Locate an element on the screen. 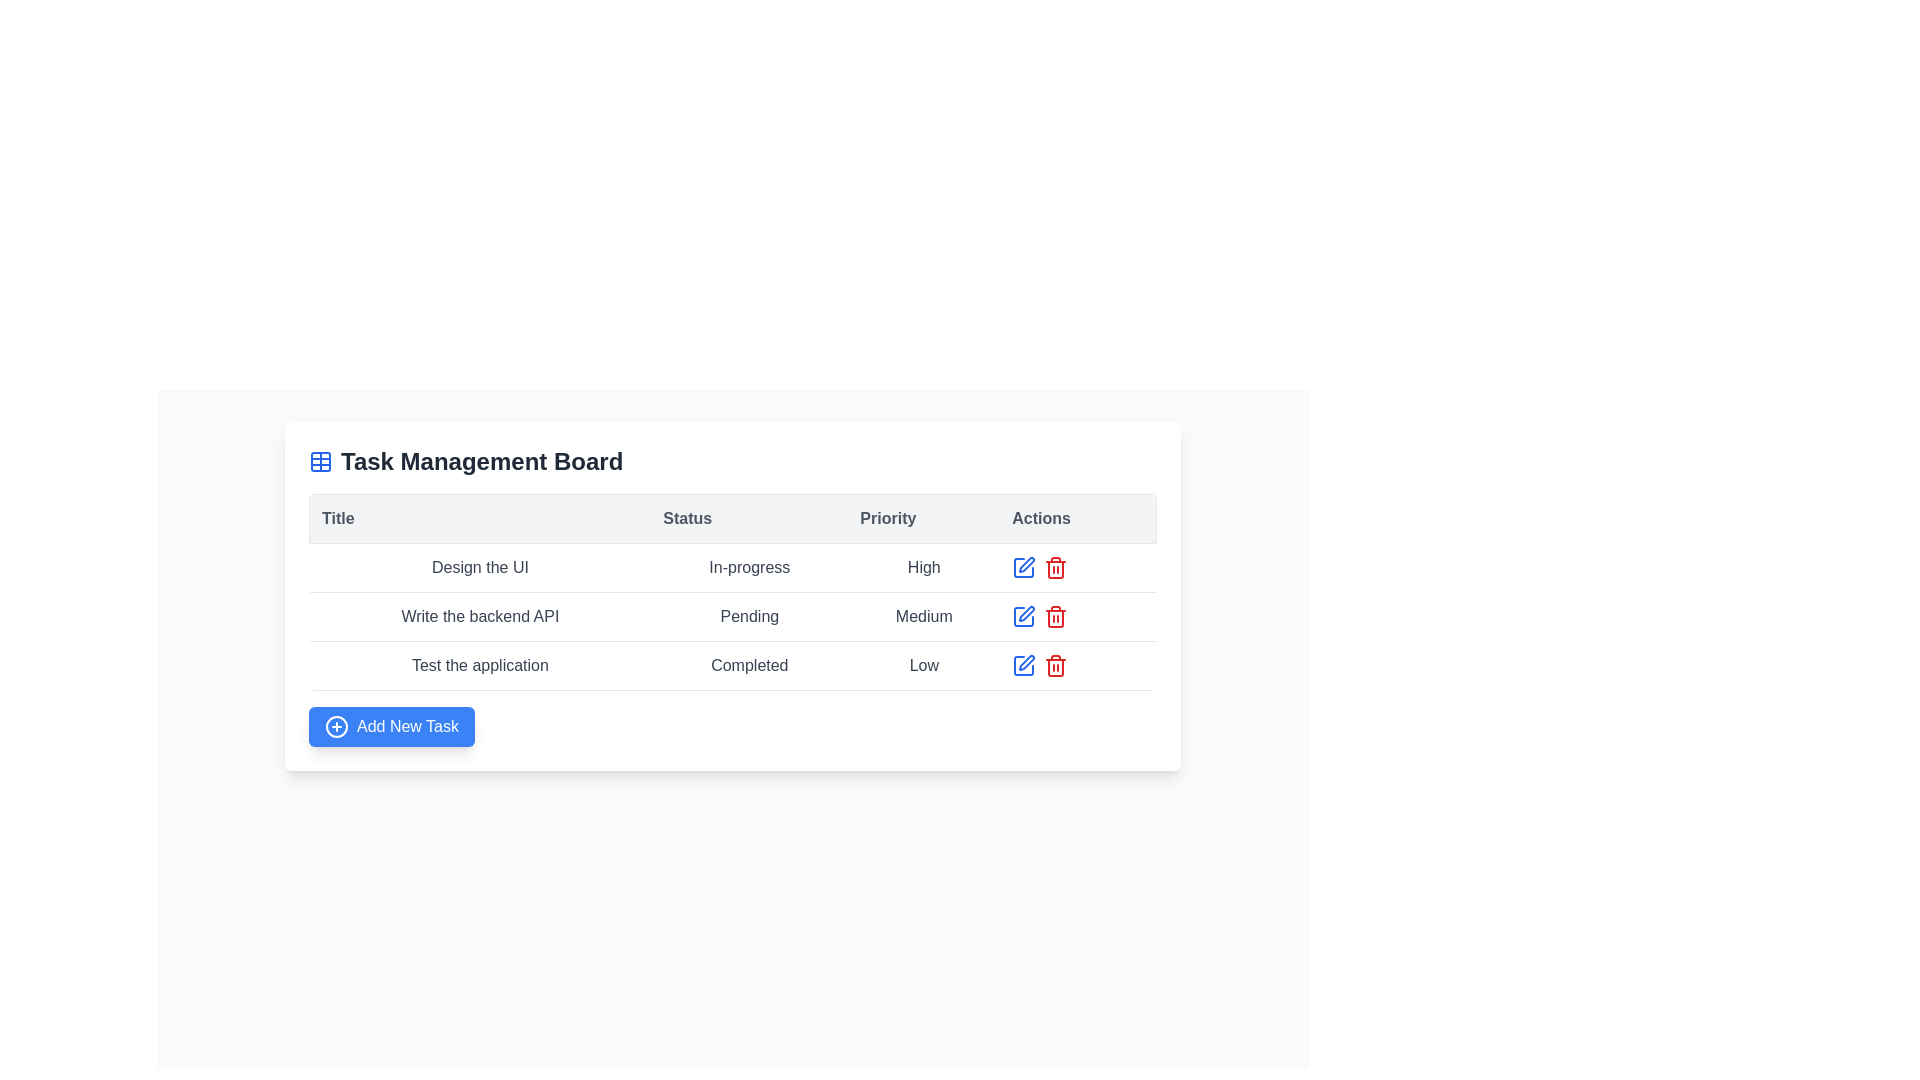  the delete icon located in the rightmost column labeled 'Actions' adjacent to the 'Write the backend API' task is located at coordinates (1055, 616).